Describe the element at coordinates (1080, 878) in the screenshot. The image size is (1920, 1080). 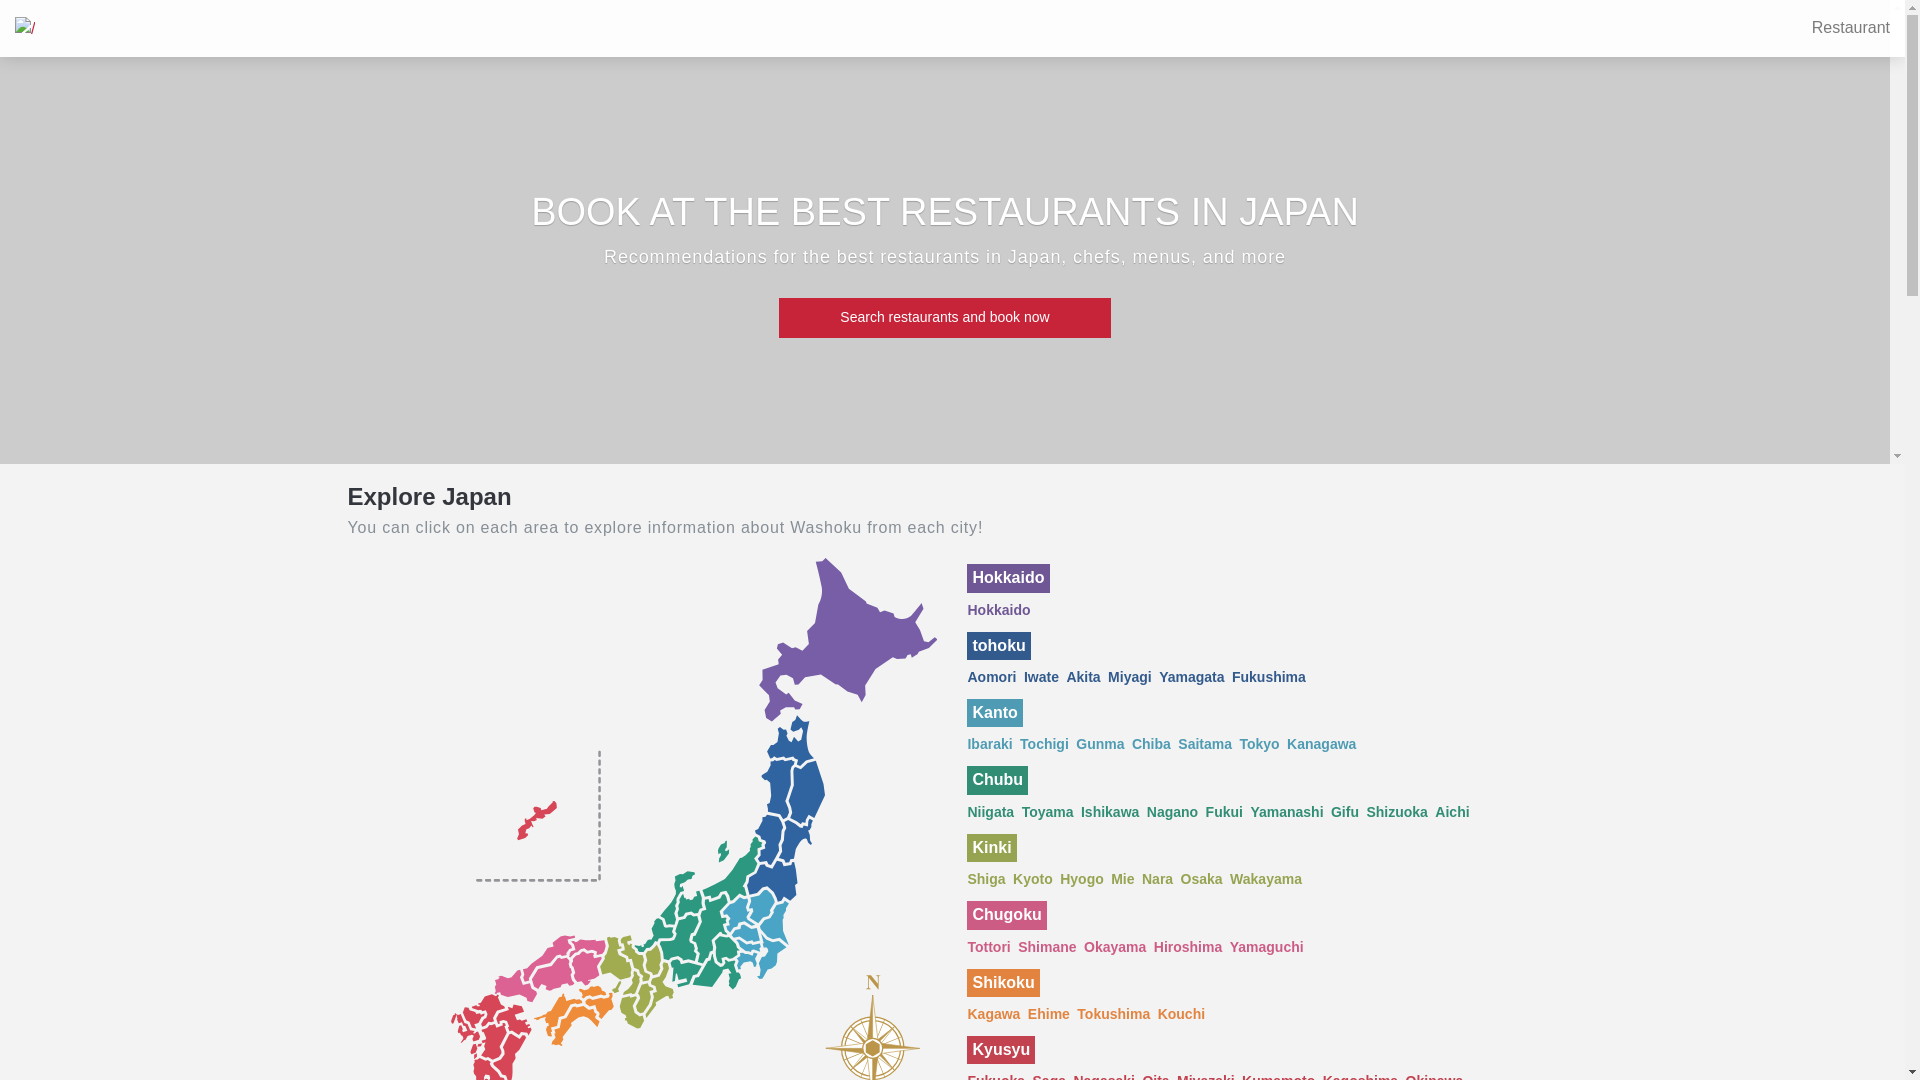
I see `'Hyogo'` at that location.